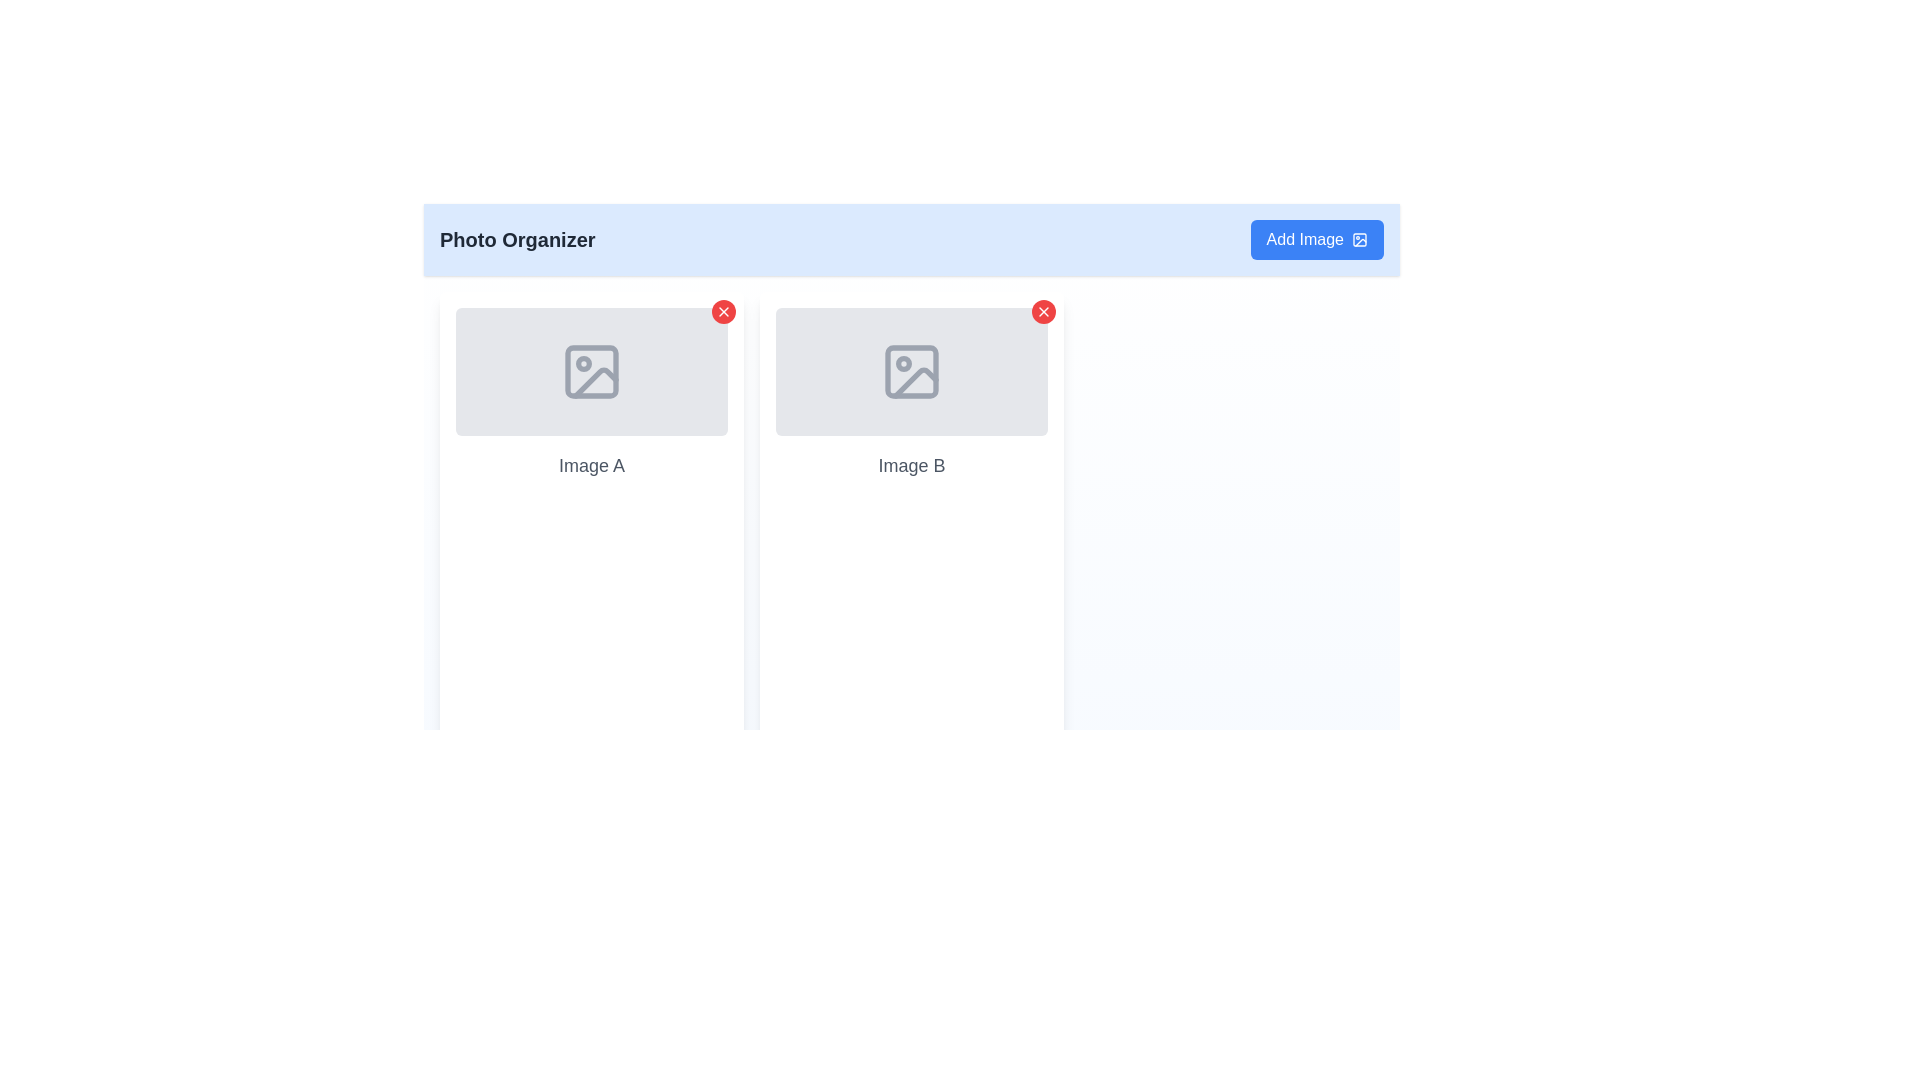 The height and width of the screenshot is (1080, 1920). What do you see at coordinates (590, 466) in the screenshot?
I see `text from the label located beneath the placeholder image icon in the leftmost column of the two-column layout` at bounding box center [590, 466].